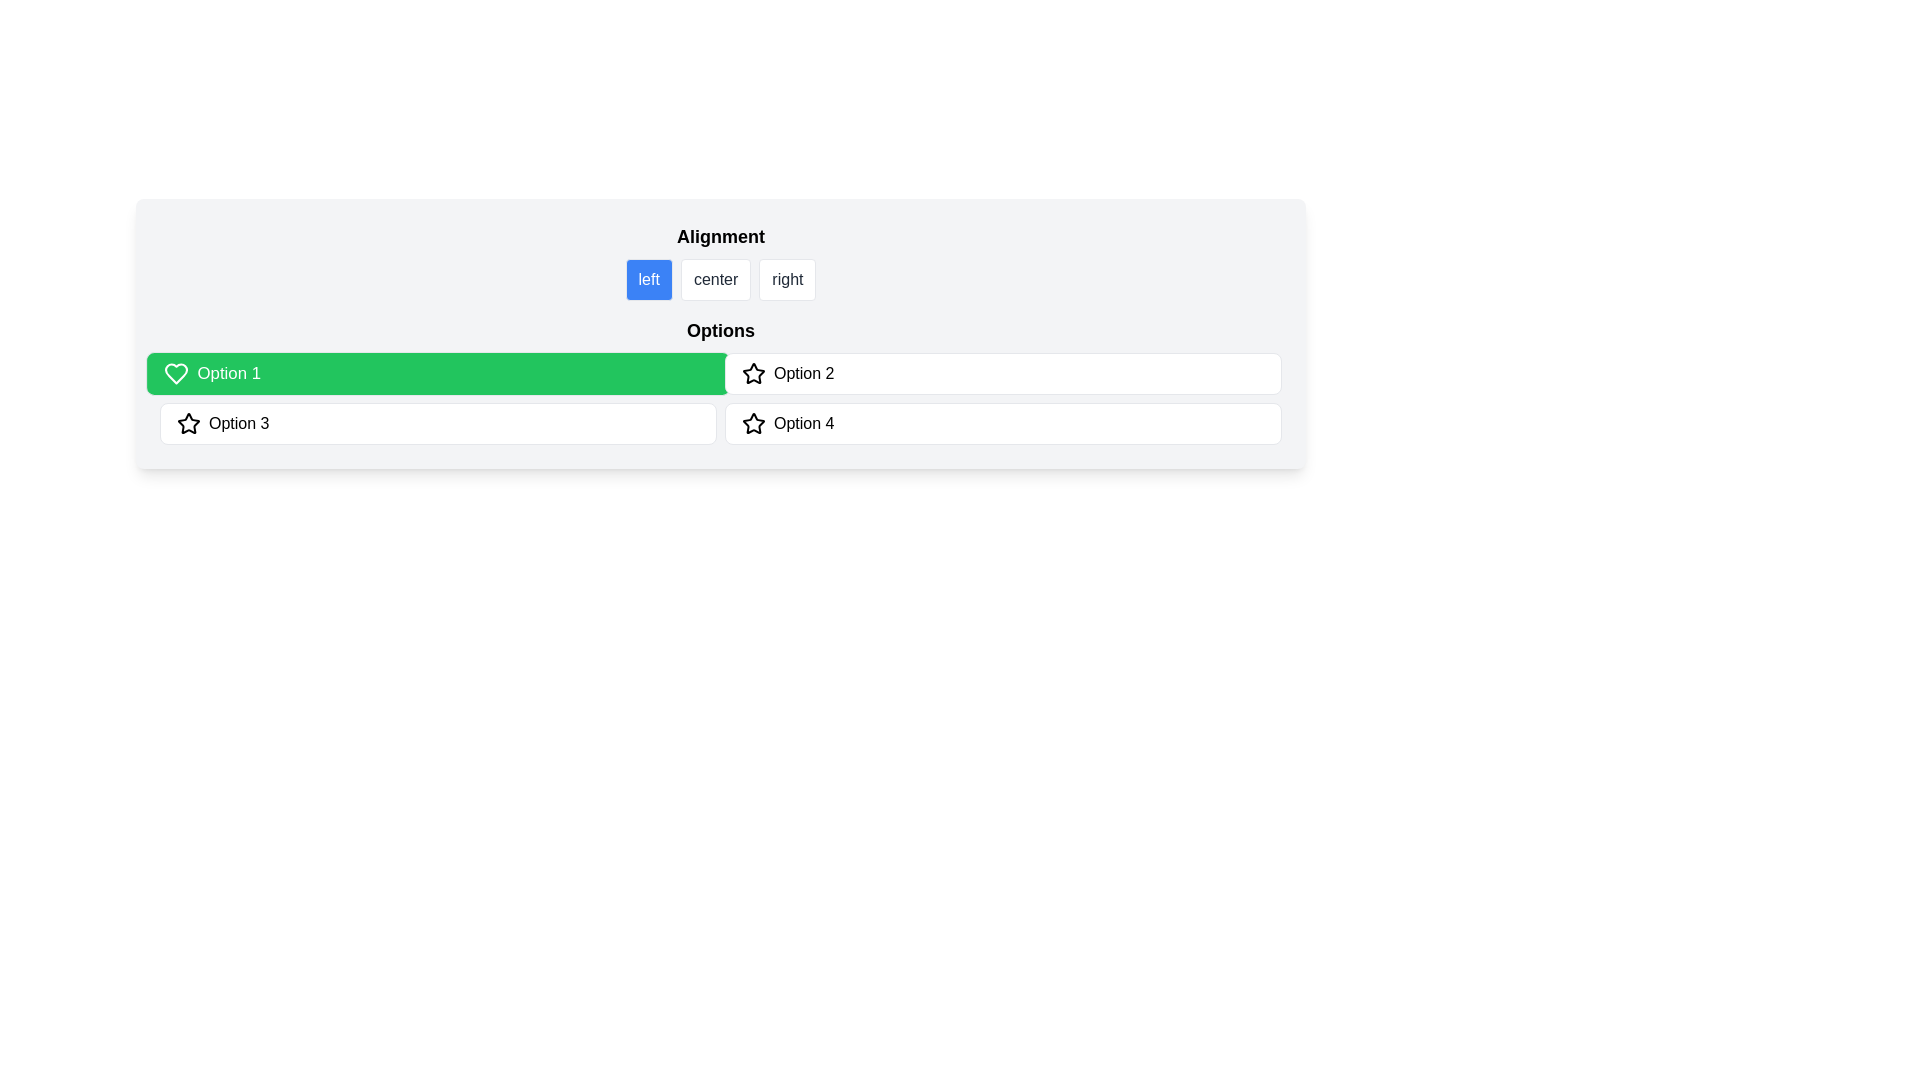 The image size is (1920, 1080). What do you see at coordinates (752, 374) in the screenshot?
I see `the decorative or interactive icon associated with 'Option 2', which is located to the left of the text 'Option 2'` at bounding box center [752, 374].